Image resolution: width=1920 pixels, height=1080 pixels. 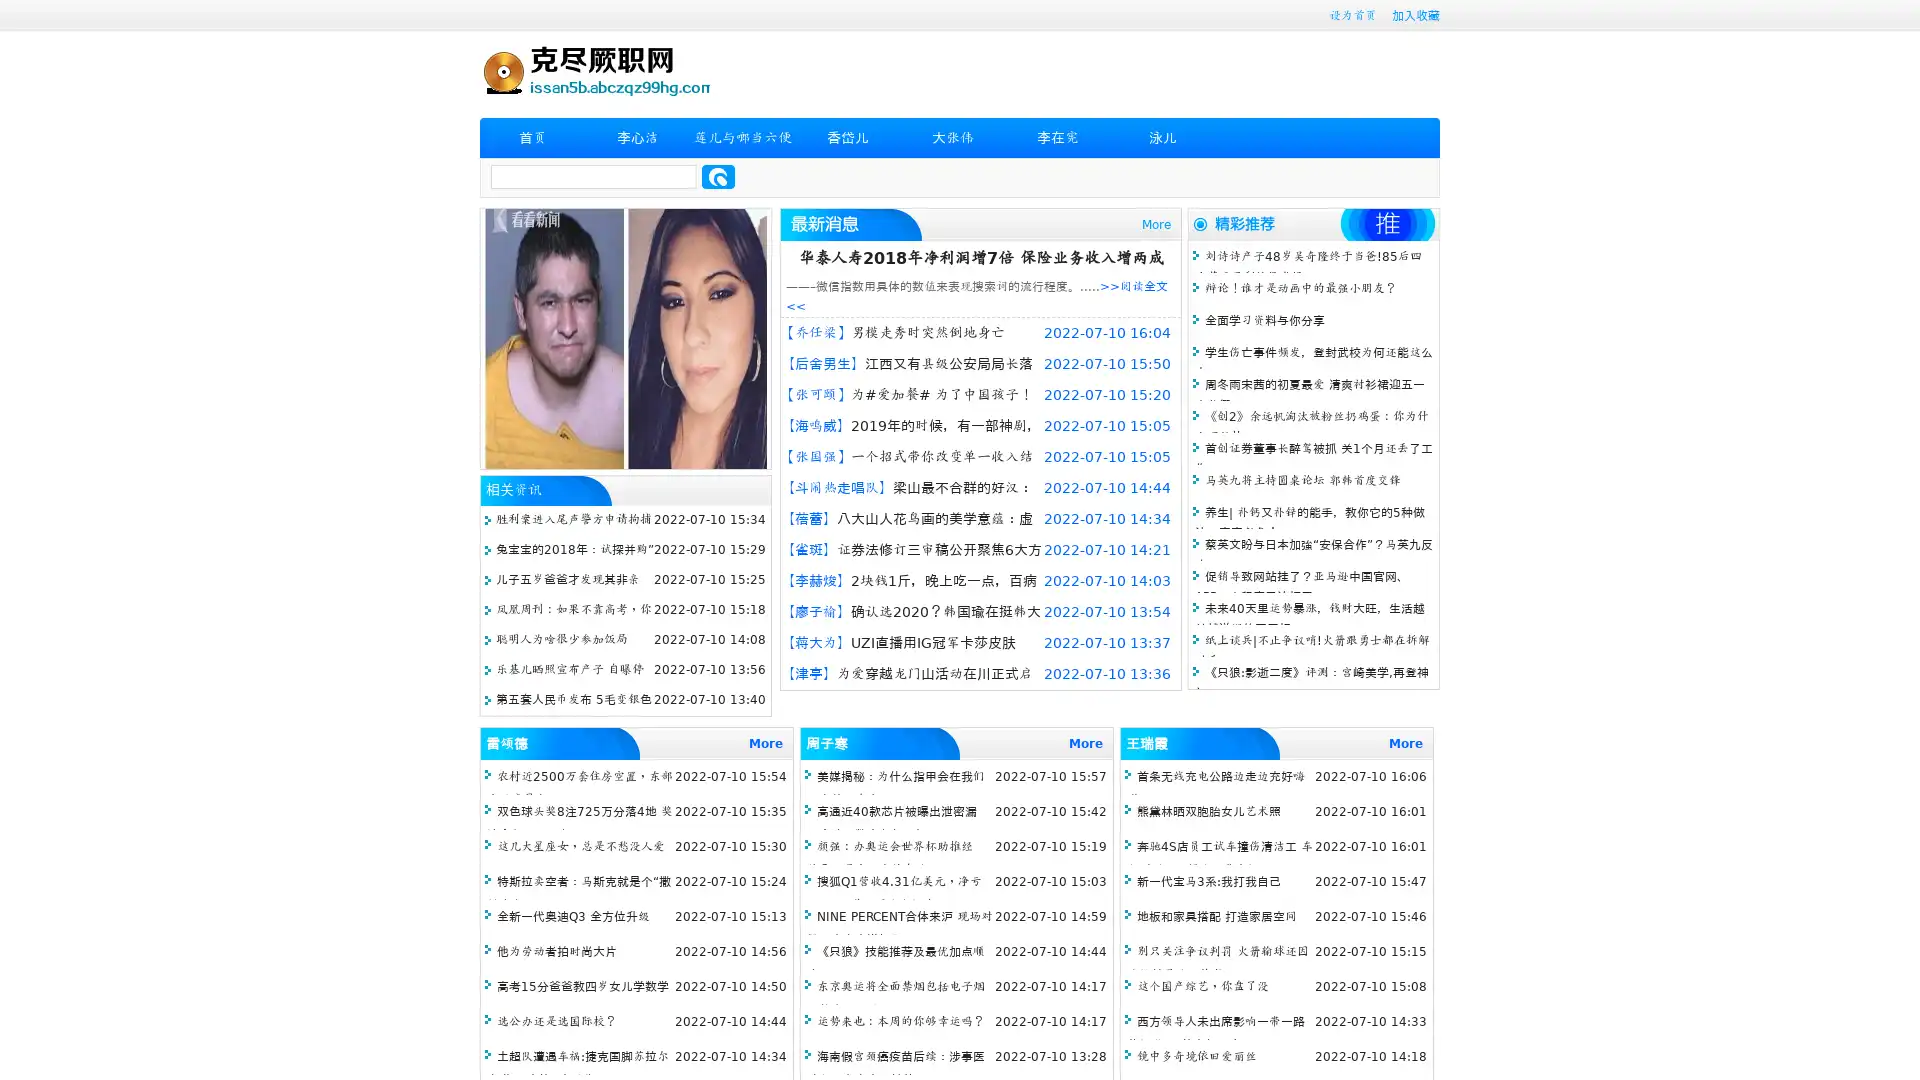 I want to click on Search, so click(x=718, y=176).